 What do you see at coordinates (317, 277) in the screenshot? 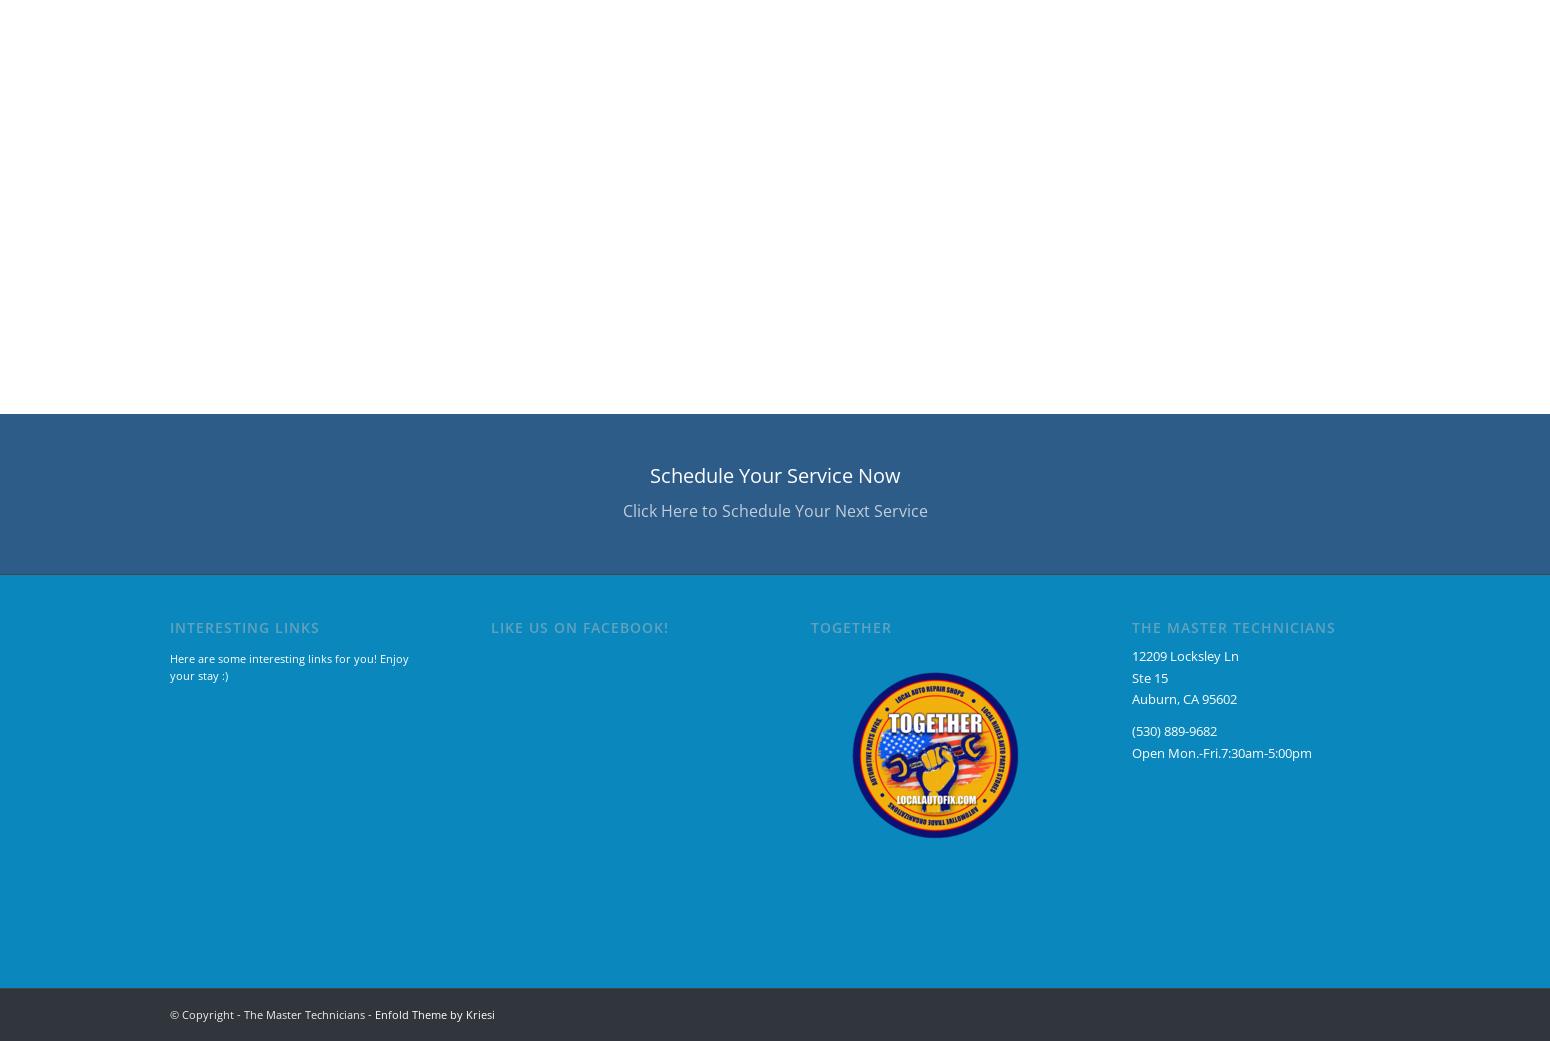
I see `'Team'` at bounding box center [317, 277].